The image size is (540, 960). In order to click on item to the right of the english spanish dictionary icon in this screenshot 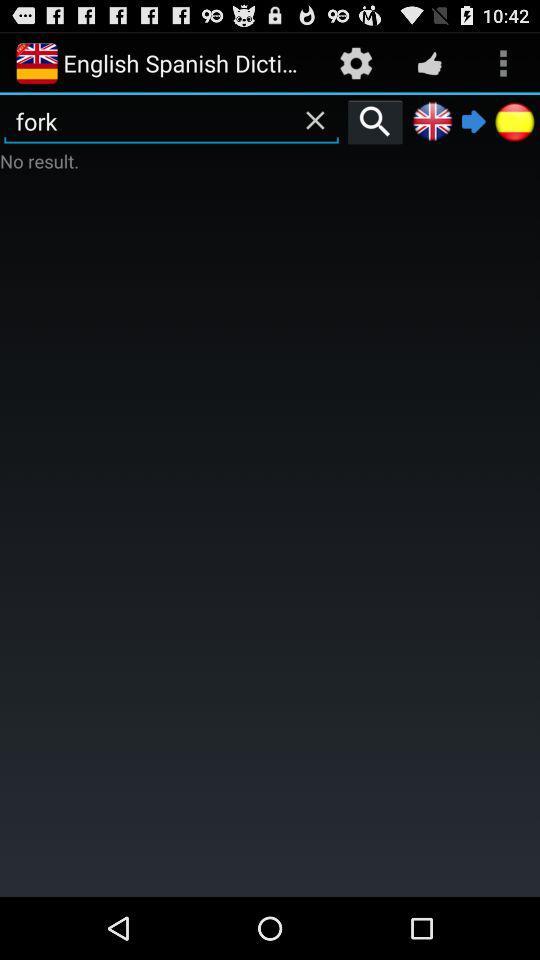, I will do `click(355, 62)`.